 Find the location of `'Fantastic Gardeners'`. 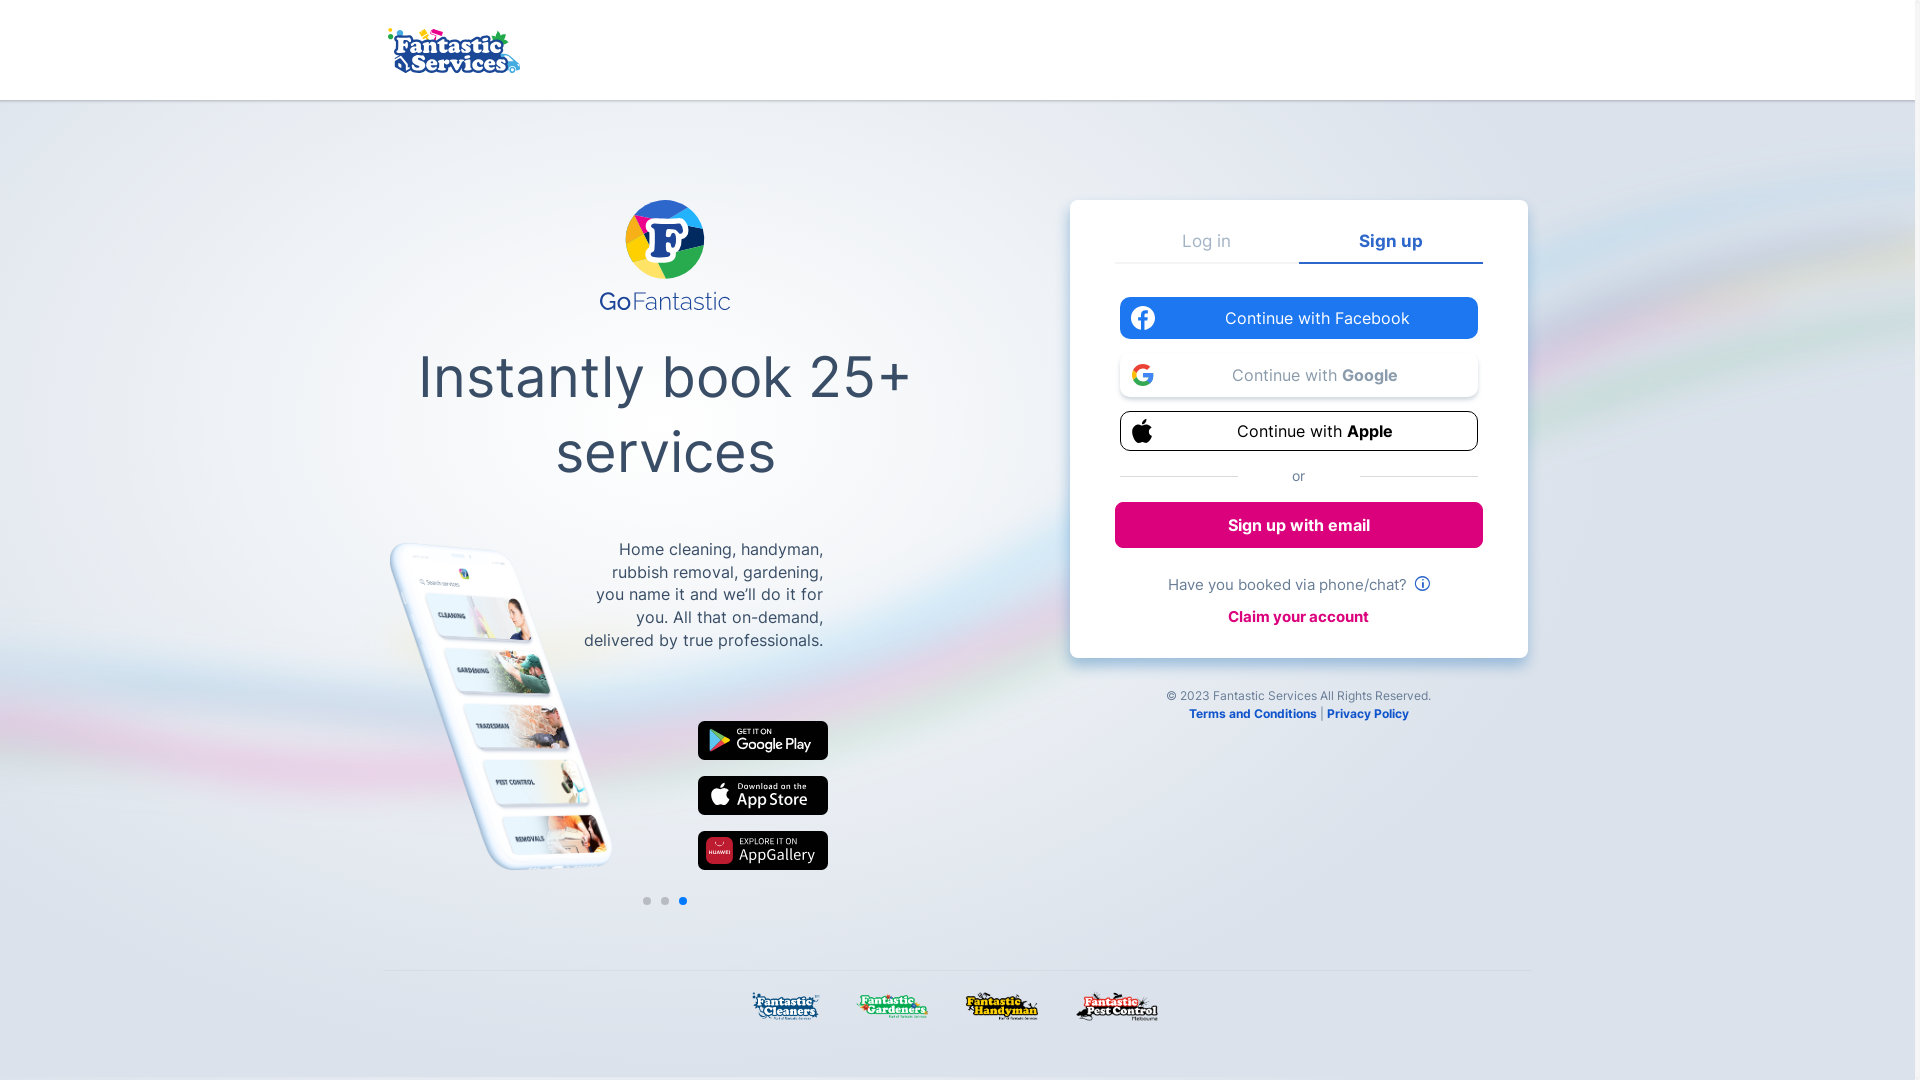

'Fantastic Gardeners' is located at coordinates (855, 1006).